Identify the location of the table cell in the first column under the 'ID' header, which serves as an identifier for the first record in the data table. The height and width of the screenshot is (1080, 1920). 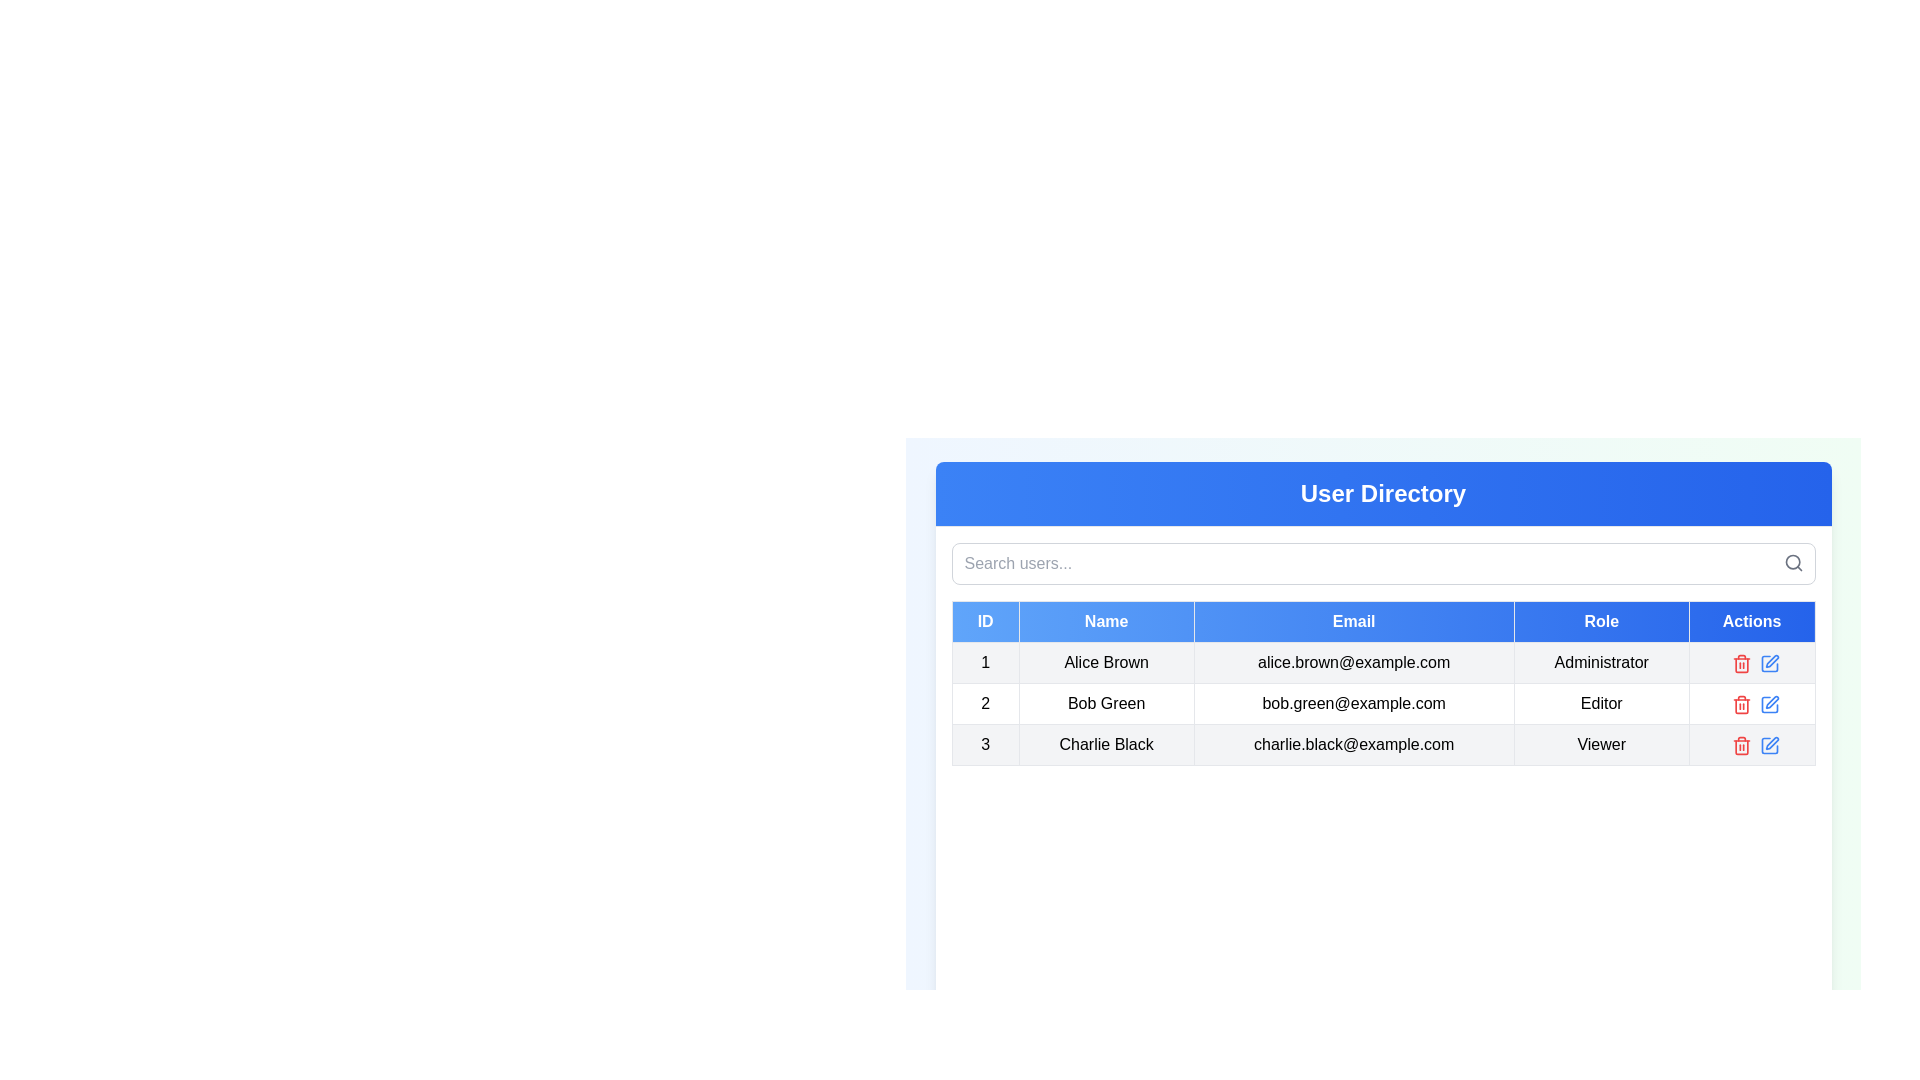
(985, 663).